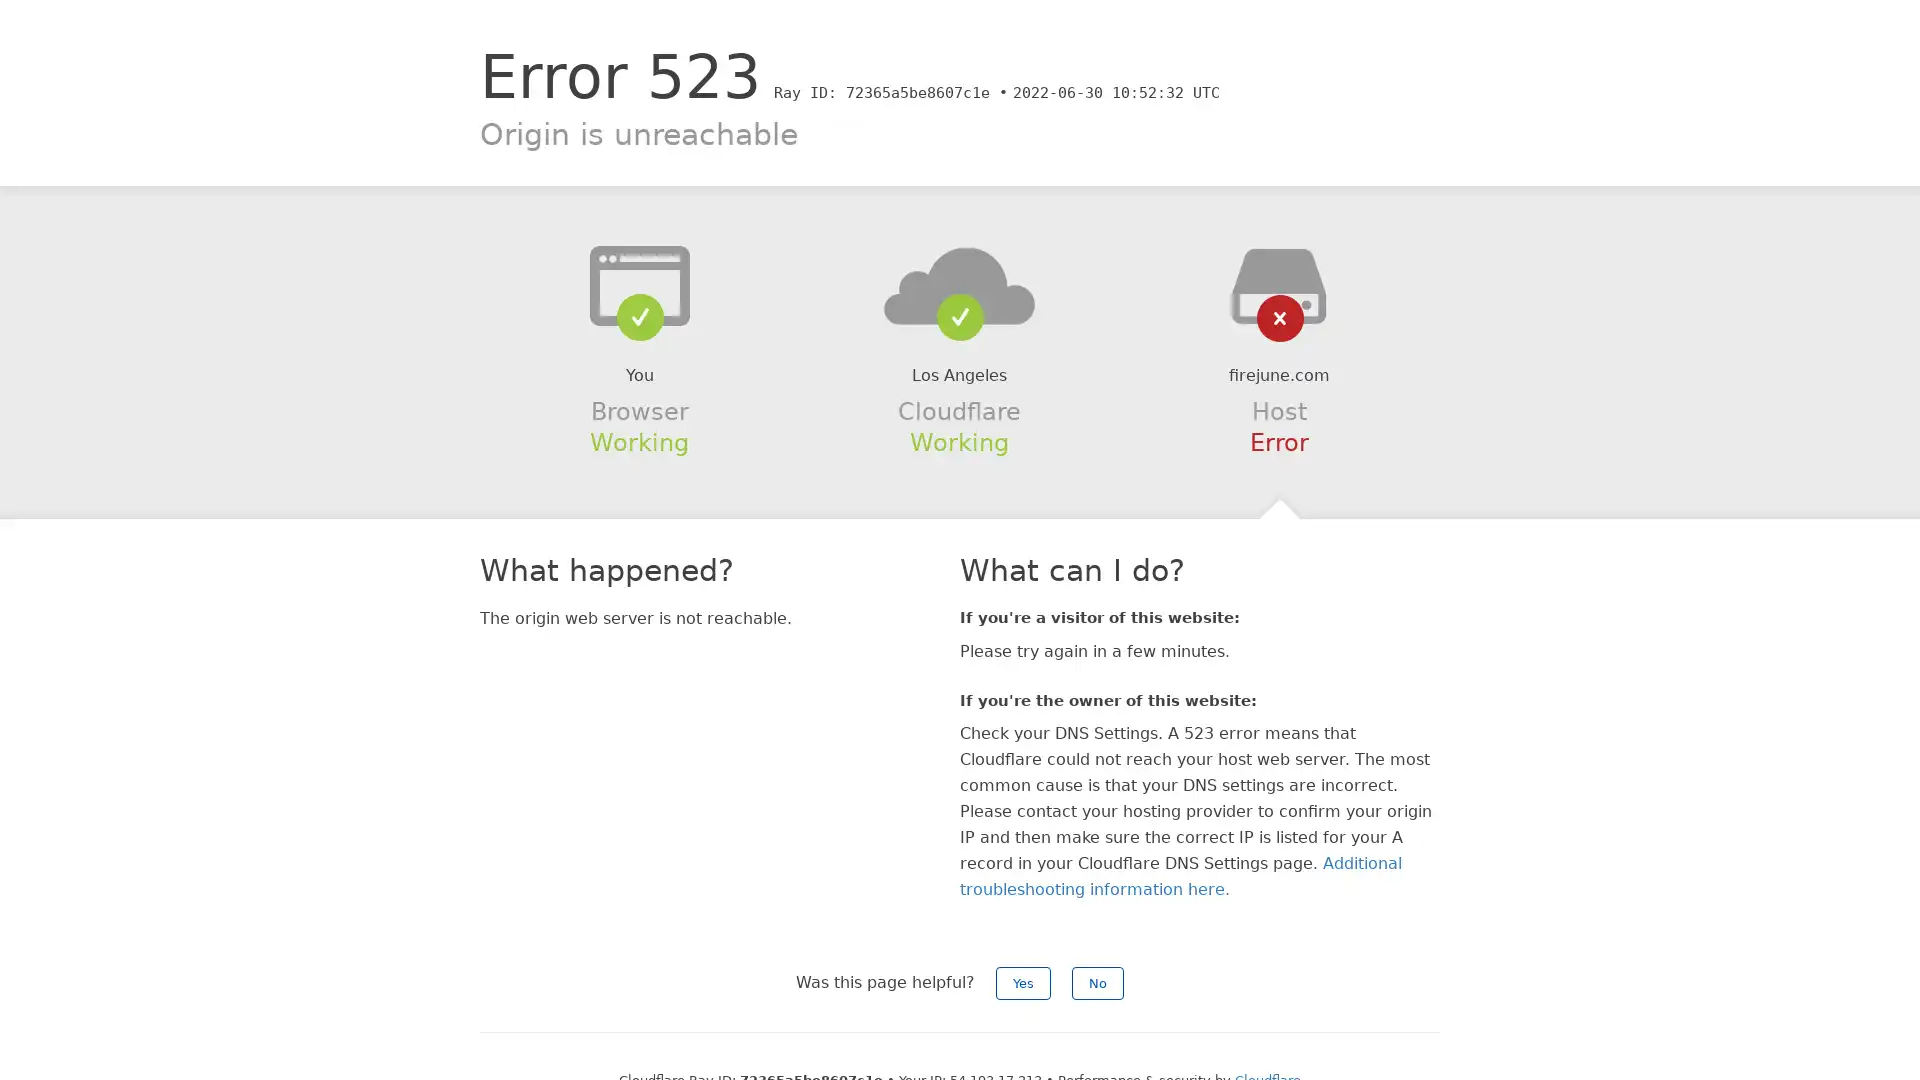 Image resolution: width=1920 pixels, height=1080 pixels. I want to click on No, so click(1097, 982).